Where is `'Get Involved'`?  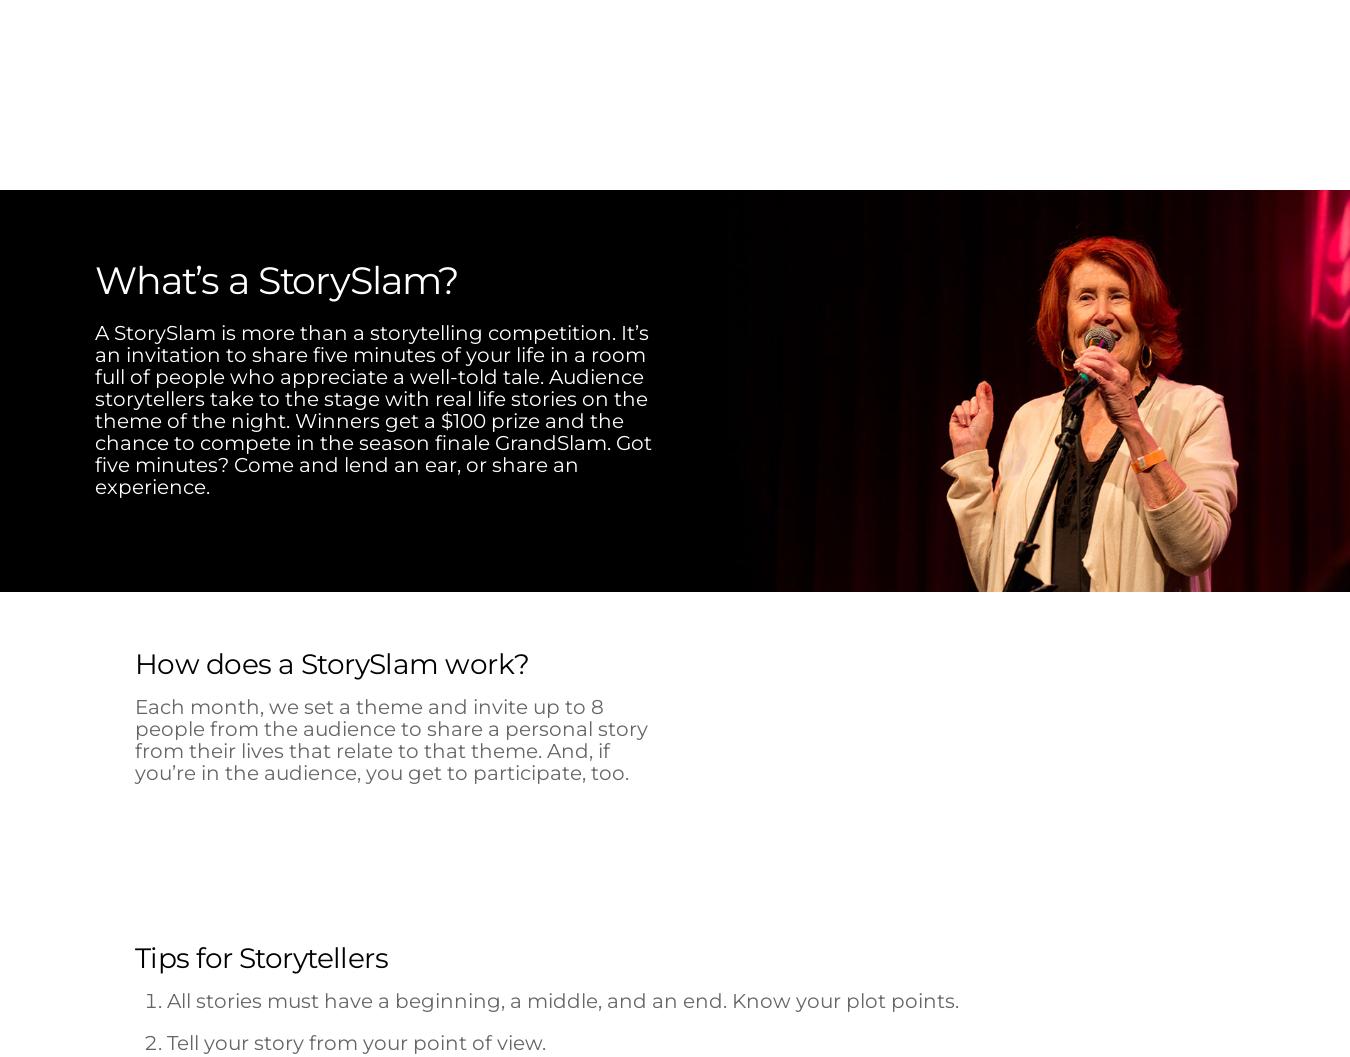 'Get Involved' is located at coordinates (902, 49).